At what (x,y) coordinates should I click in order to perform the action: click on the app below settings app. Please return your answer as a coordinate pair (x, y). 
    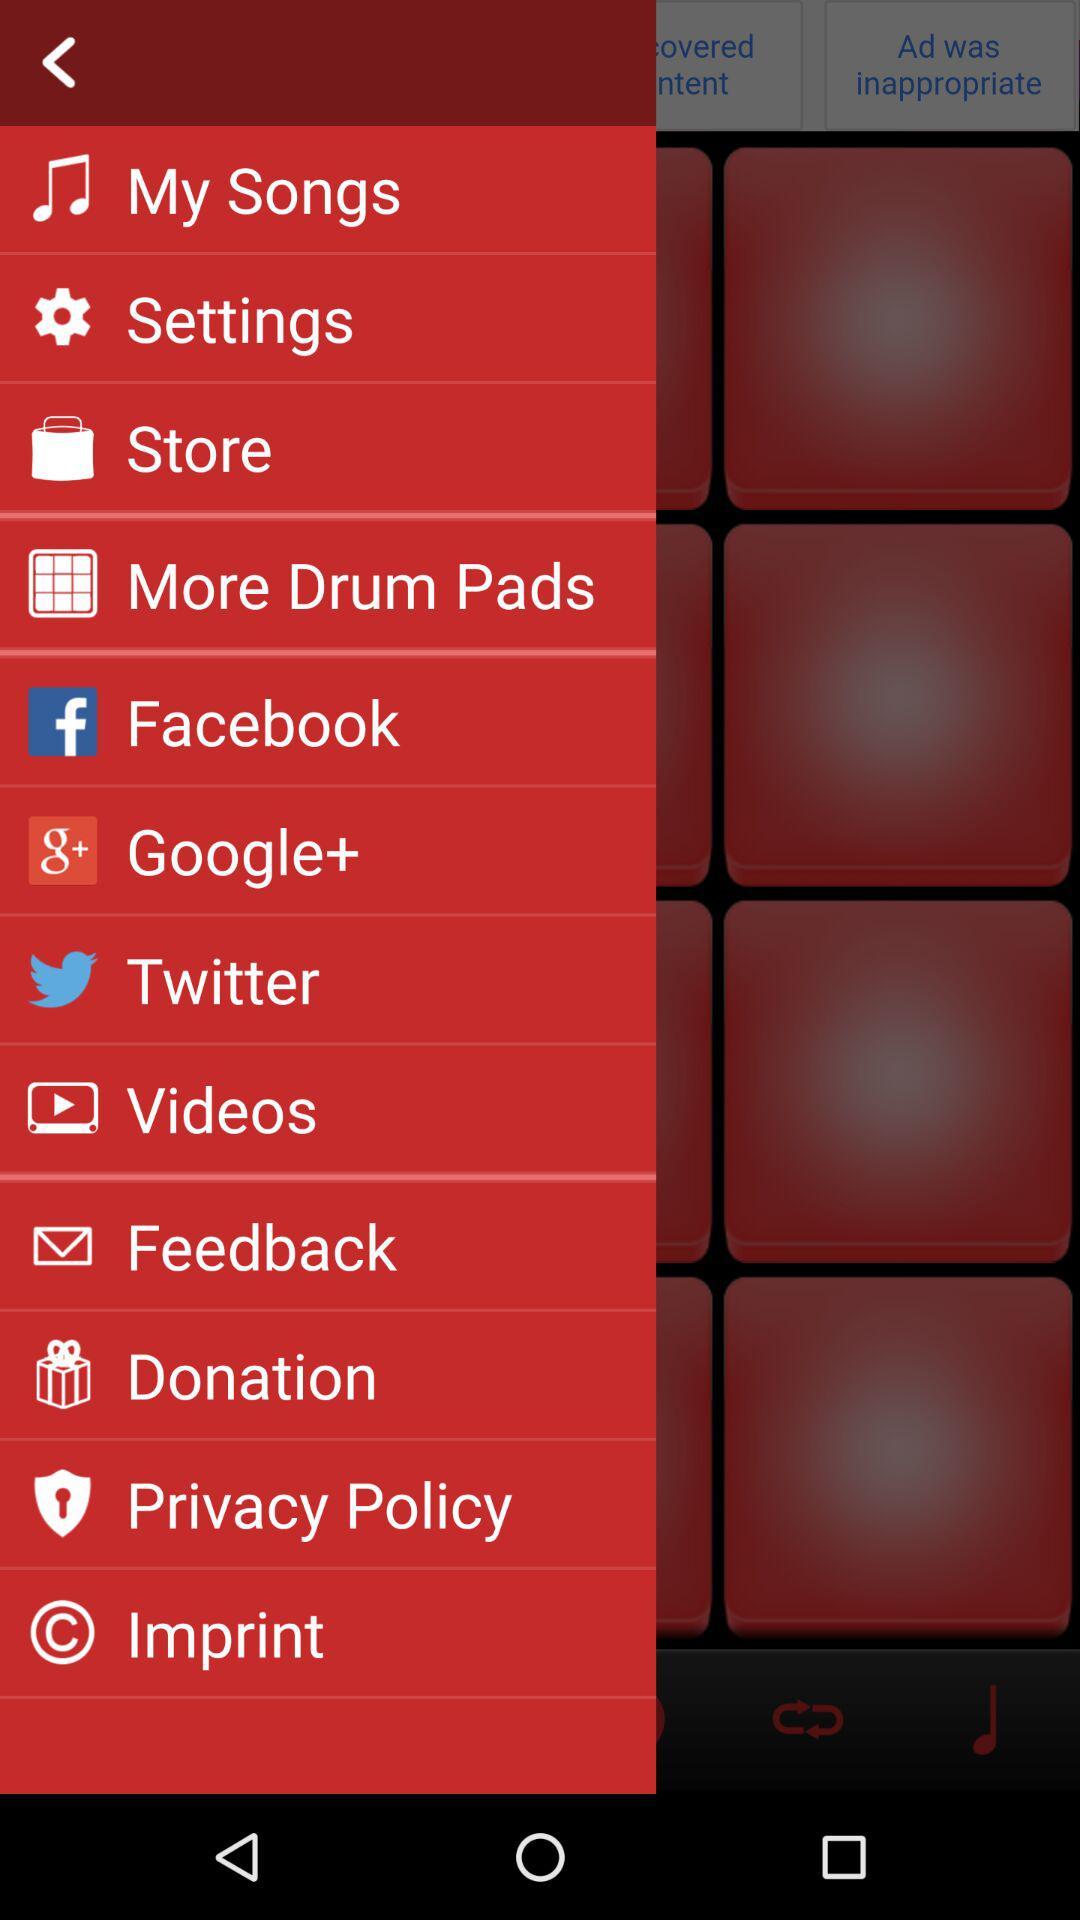
    Looking at the image, I should click on (199, 445).